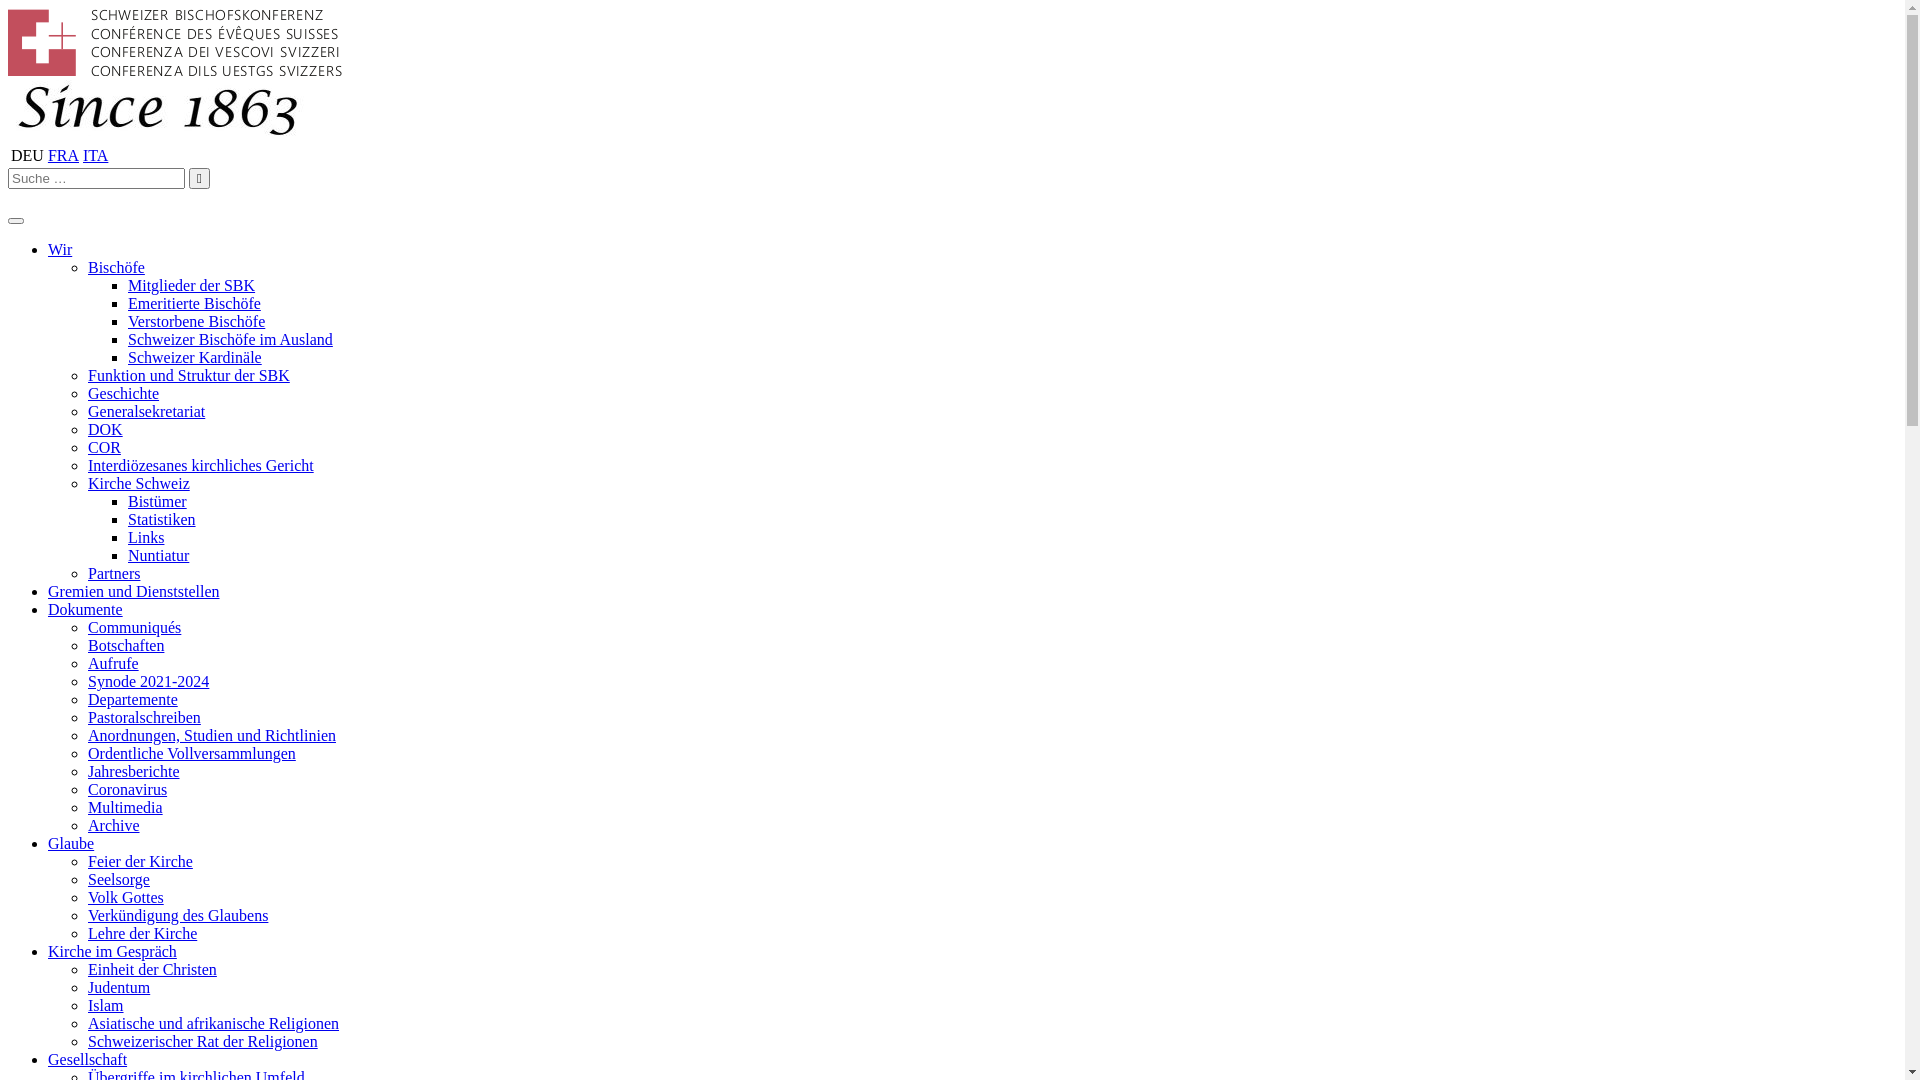  I want to click on 'Pastoralschreiben', so click(143, 716).